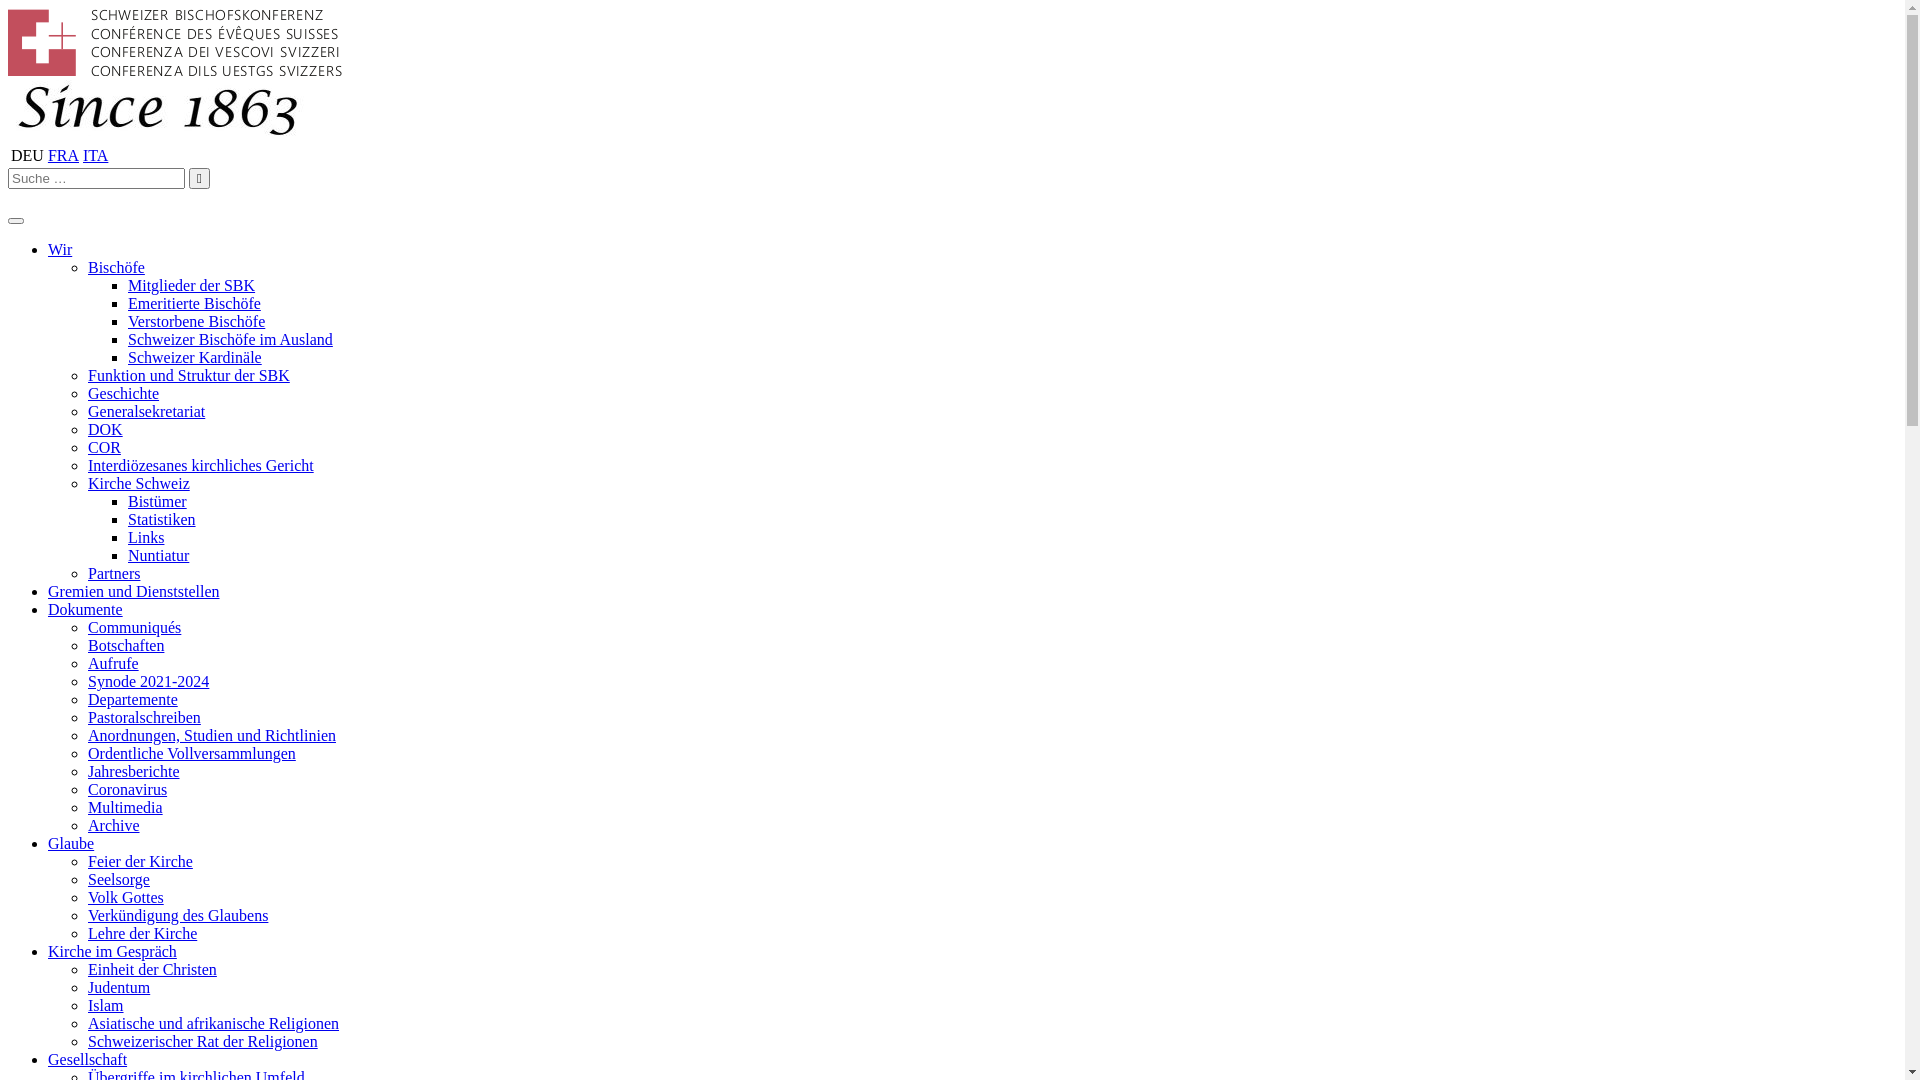  I want to click on 'Pastoralschreiben', so click(143, 716).